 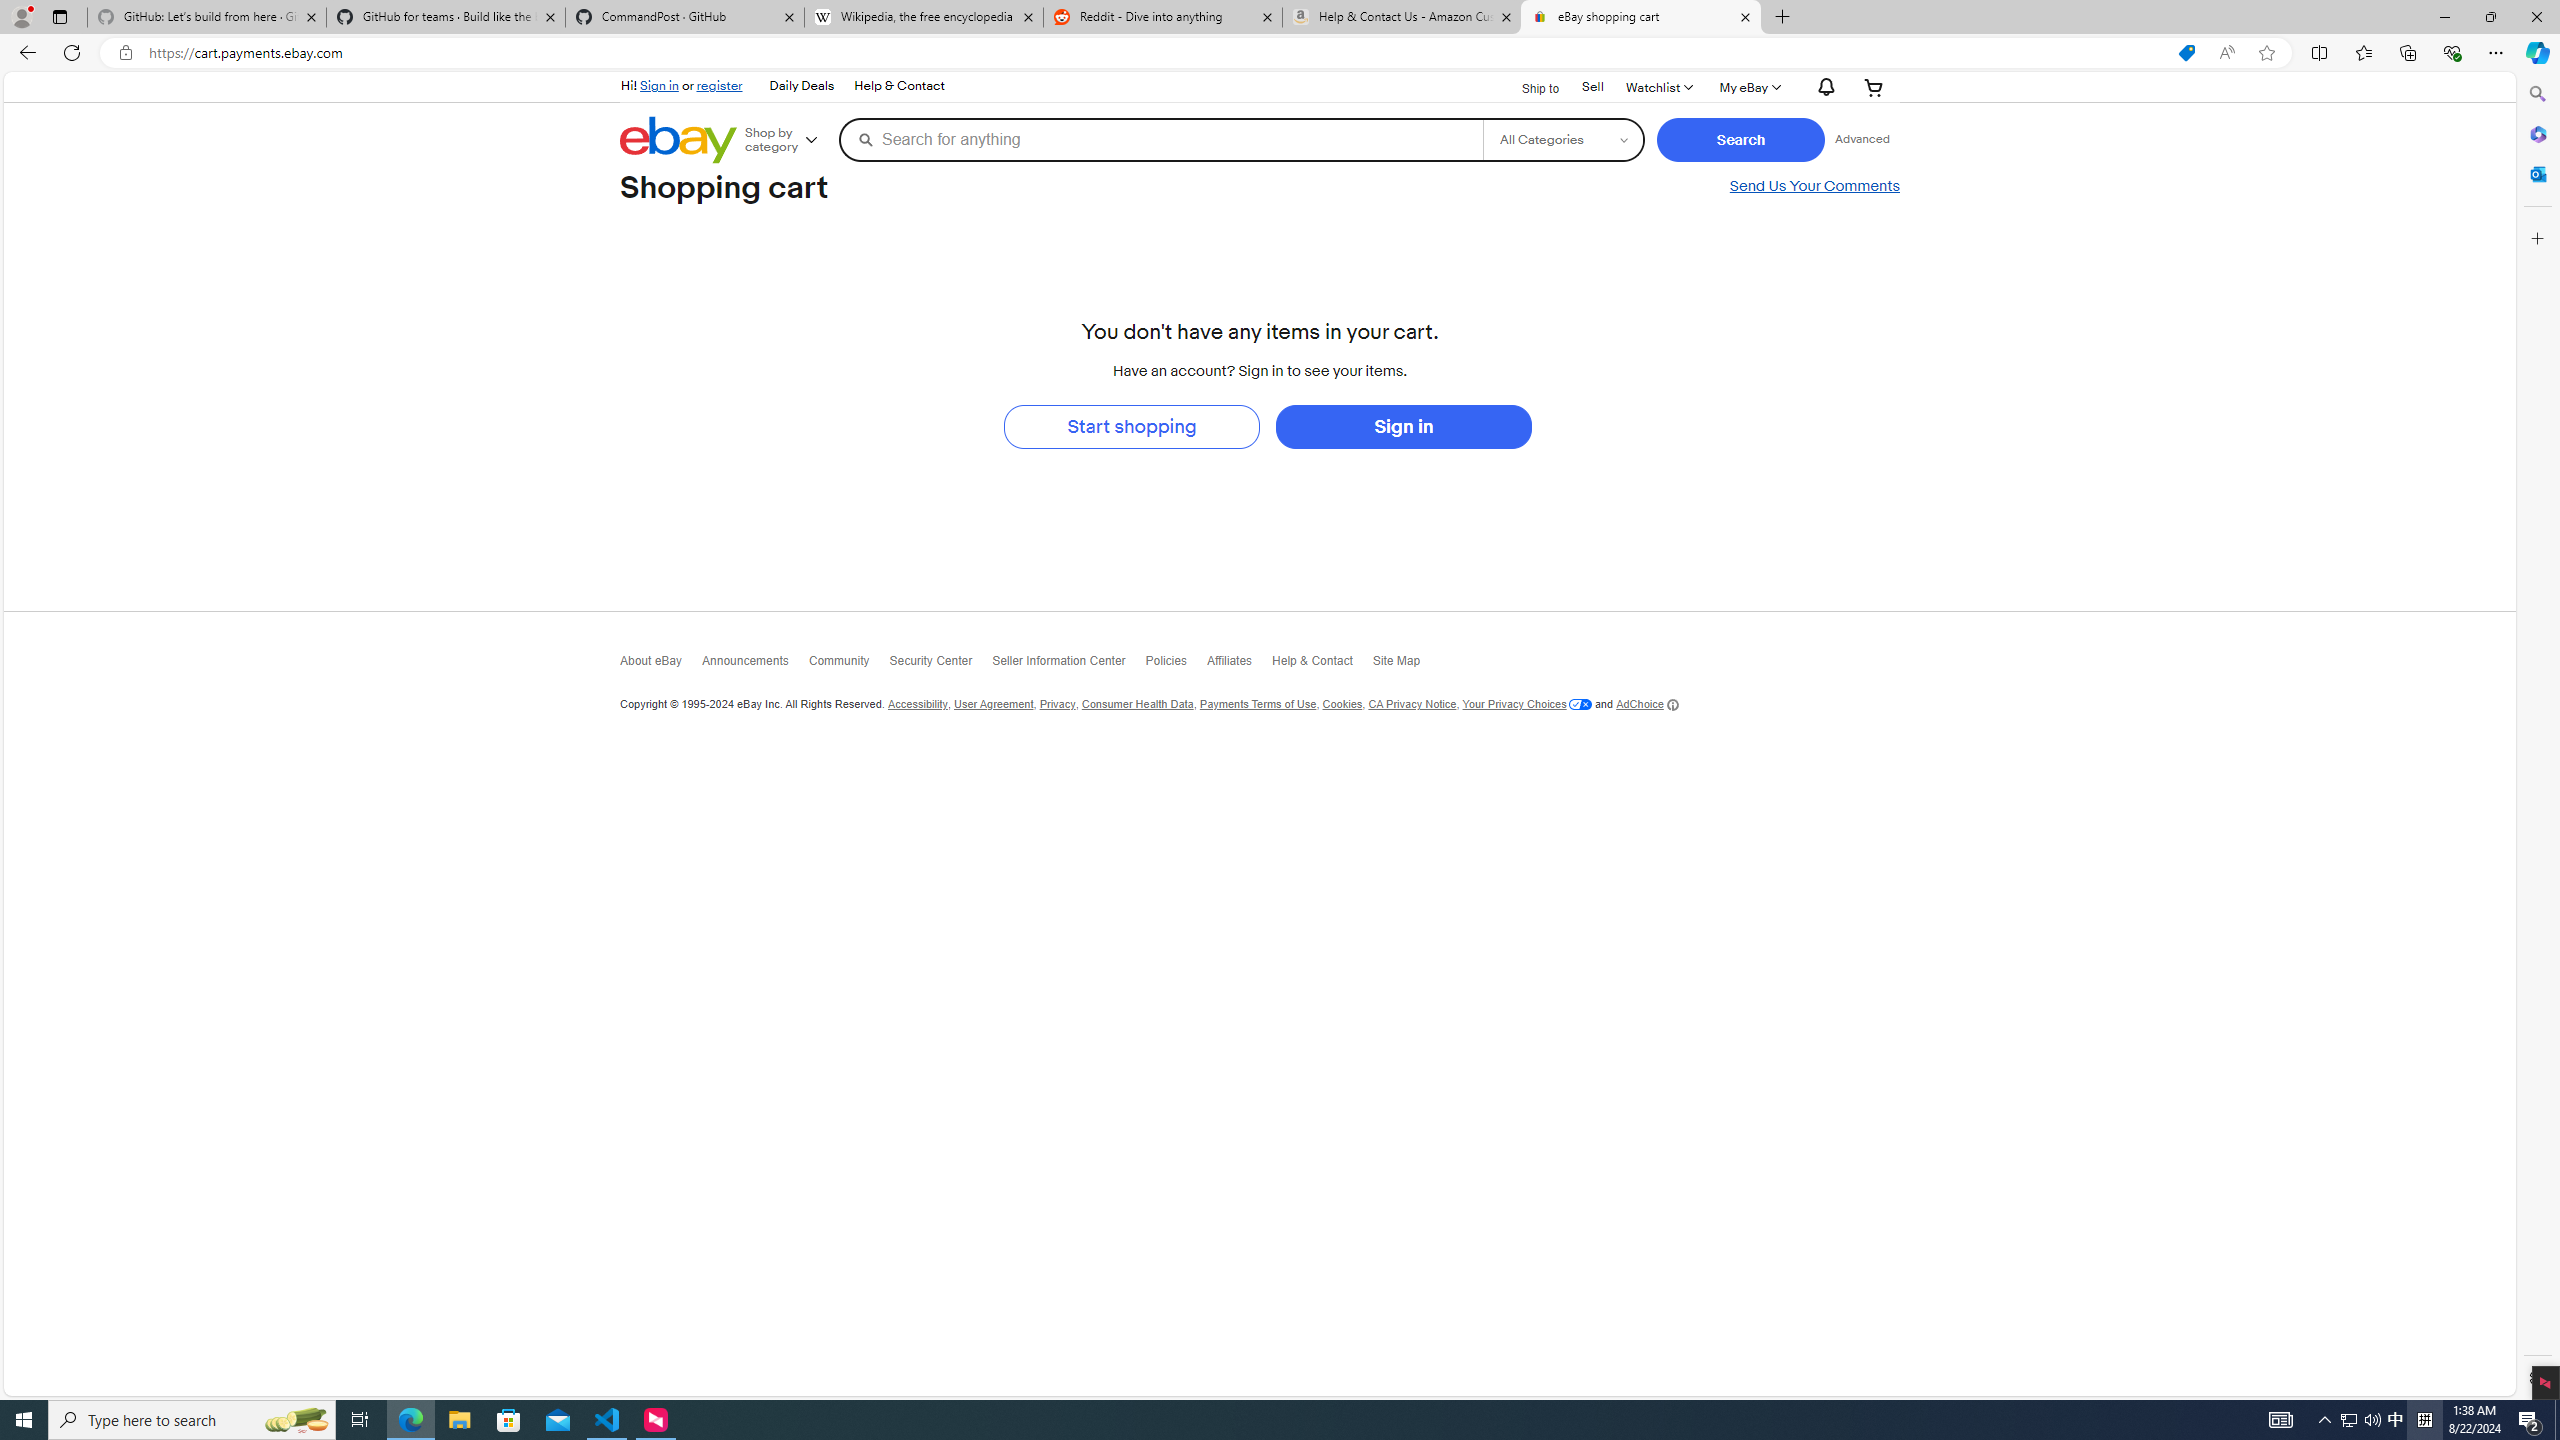 What do you see at coordinates (1130, 425) in the screenshot?
I see `'Start shopping'` at bounding box center [1130, 425].